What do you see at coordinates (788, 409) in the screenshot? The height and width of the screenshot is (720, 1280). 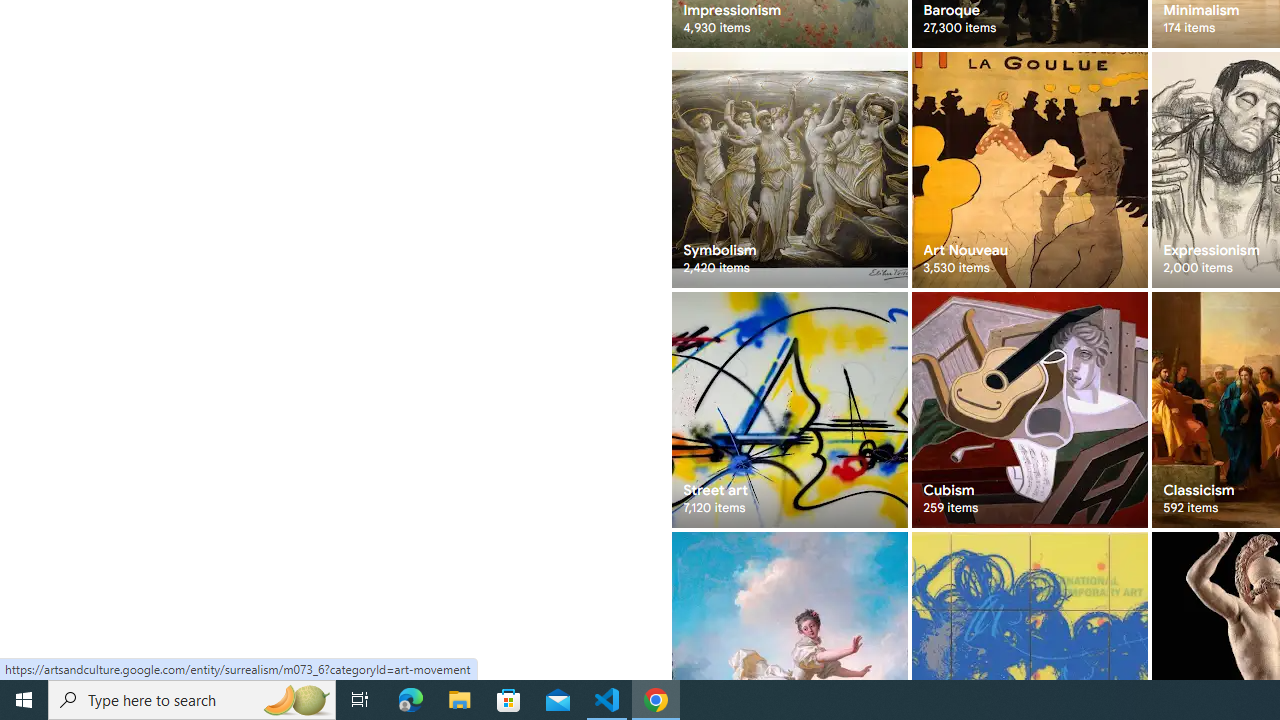 I see `'Street art 7,120 items'` at bounding box center [788, 409].